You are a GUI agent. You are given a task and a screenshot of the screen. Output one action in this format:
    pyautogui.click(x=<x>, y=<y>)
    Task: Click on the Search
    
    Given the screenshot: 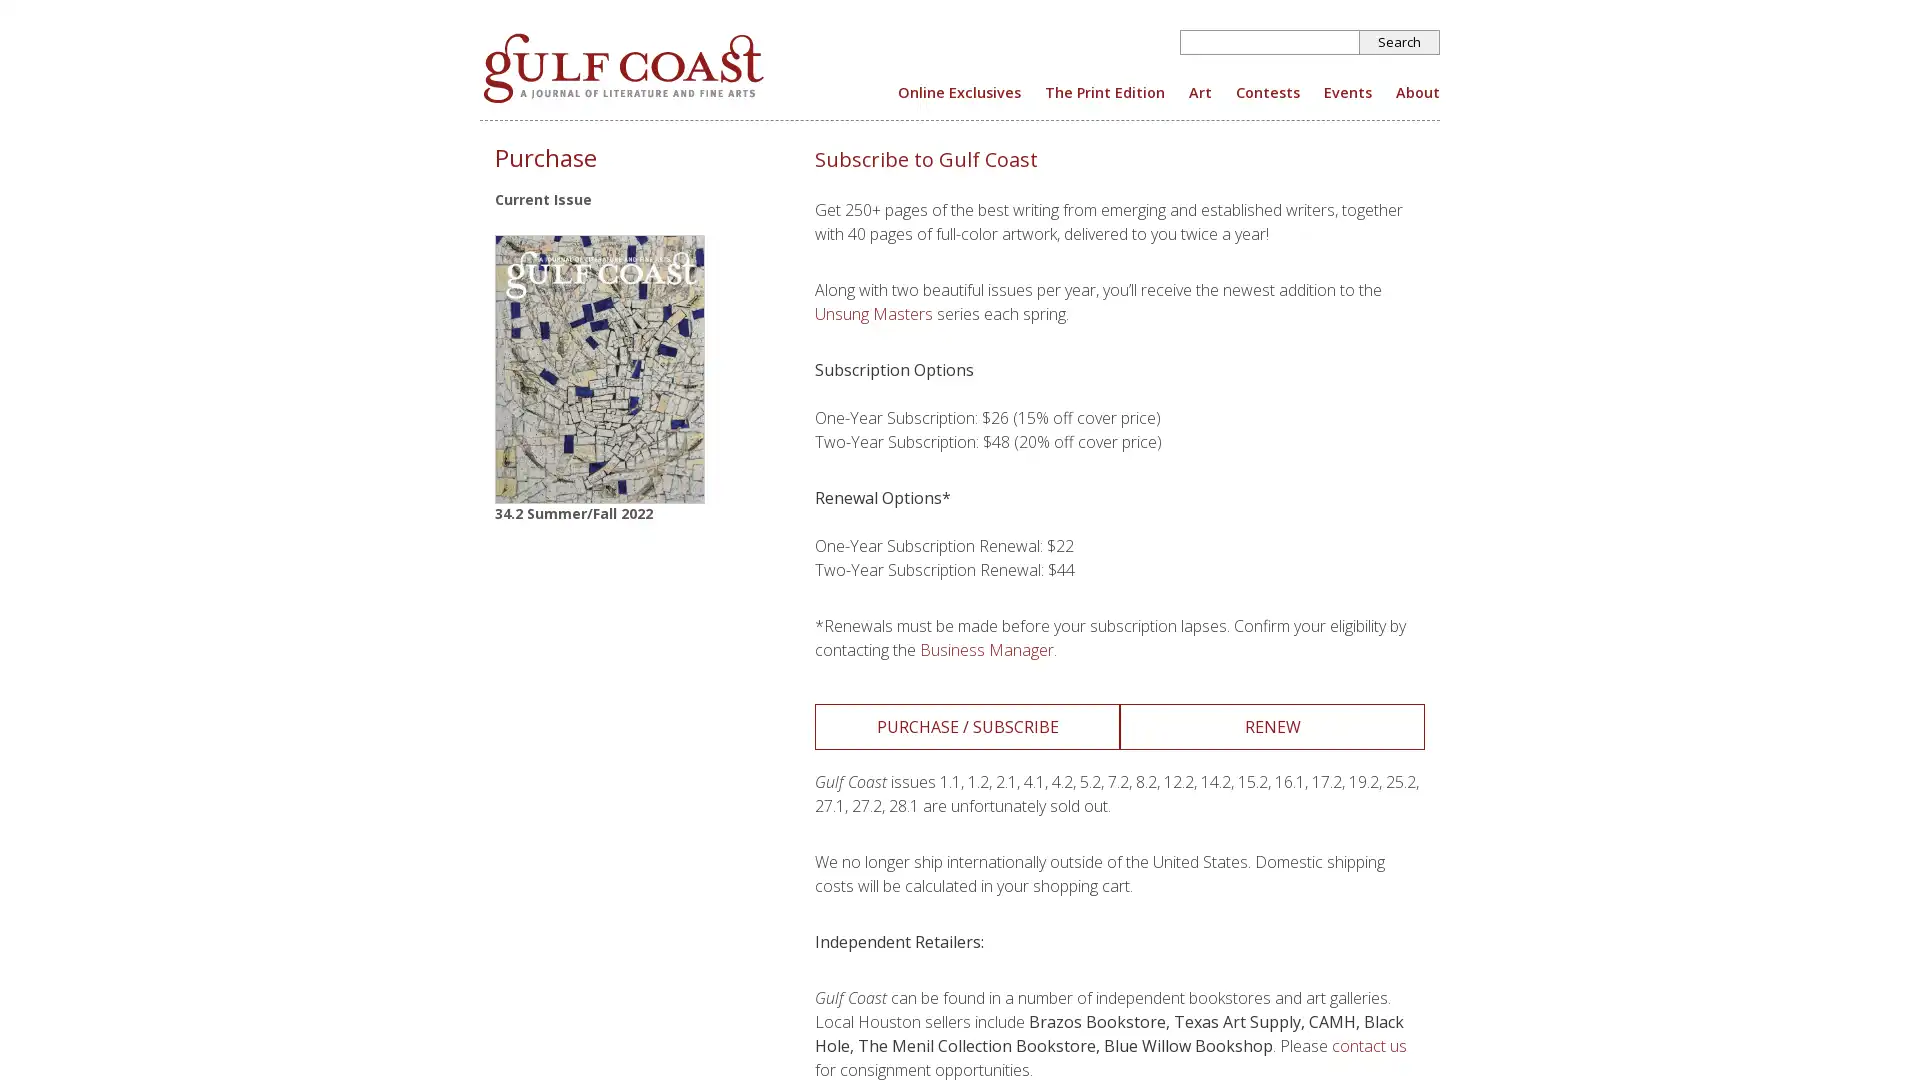 What is the action you would take?
    pyautogui.click(x=1399, y=42)
    